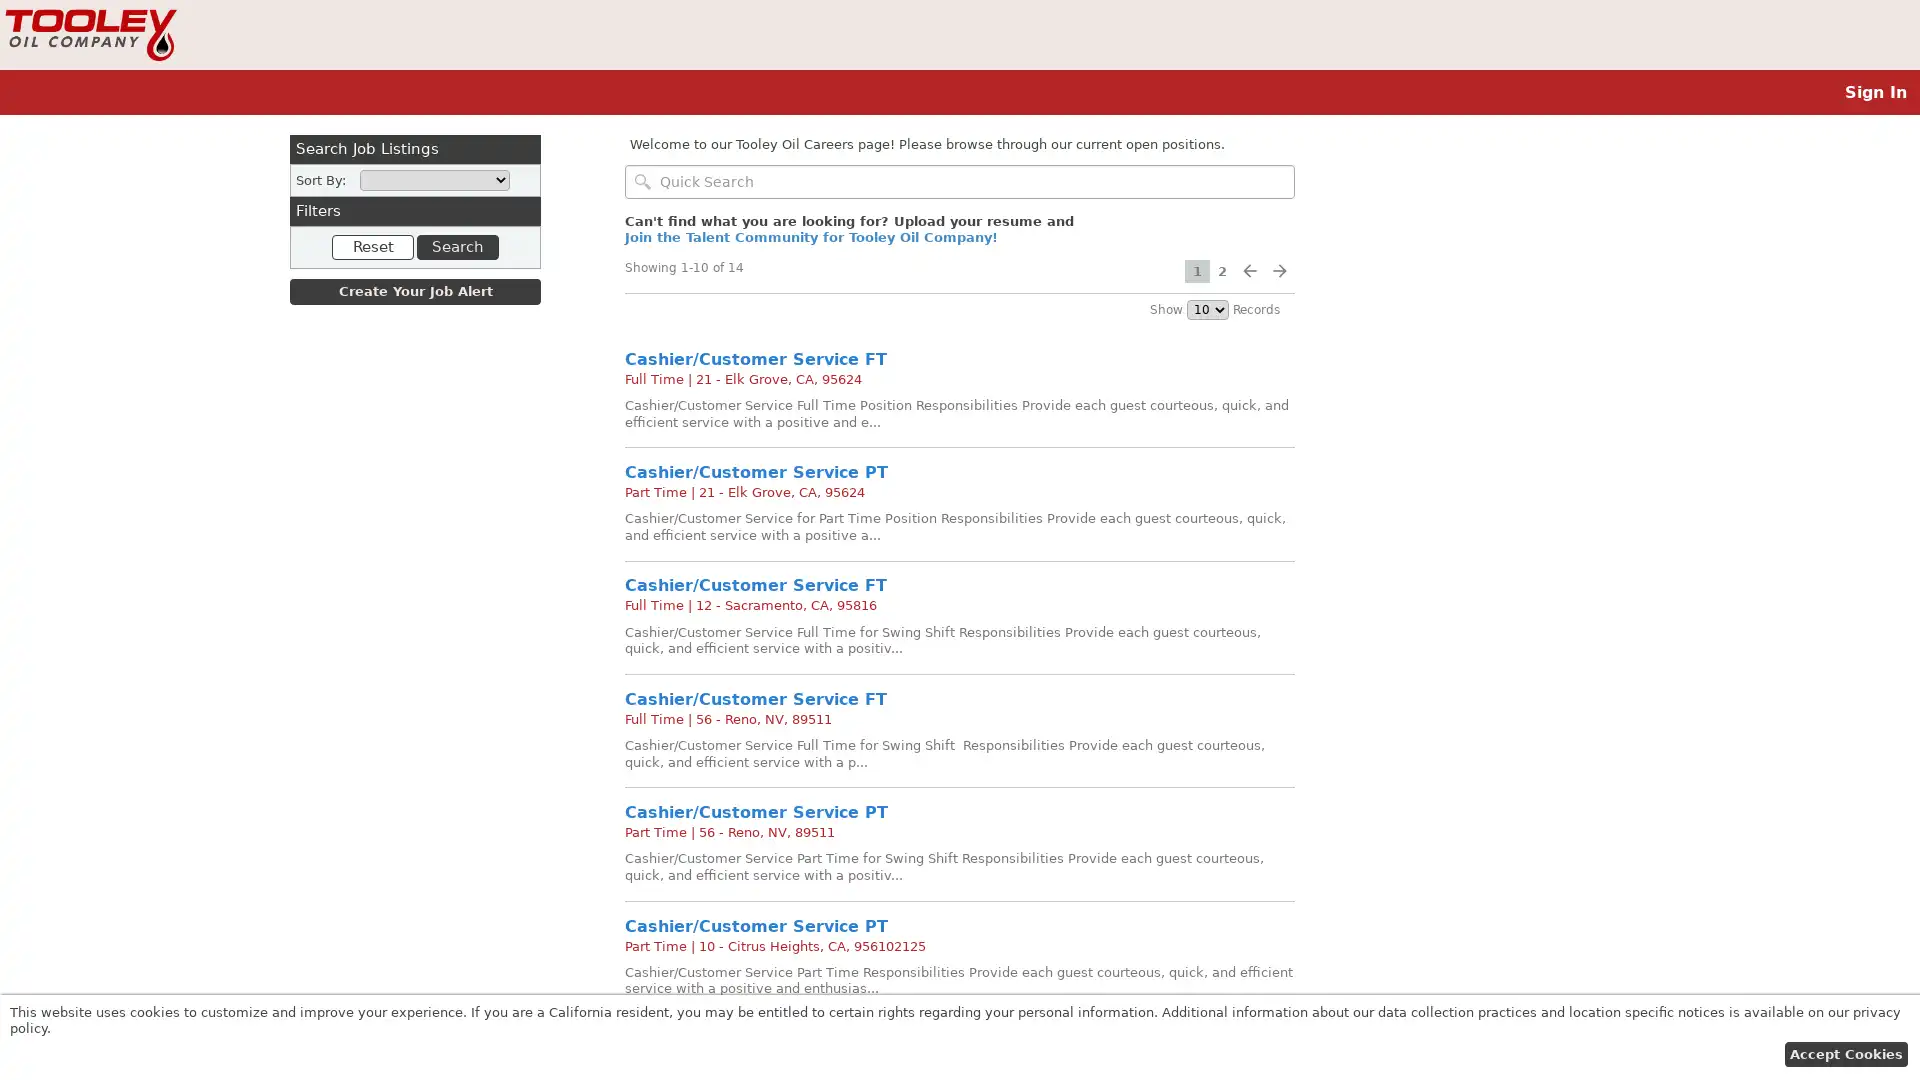  Describe the element at coordinates (455, 245) in the screenshot. I see `Search` at that location.